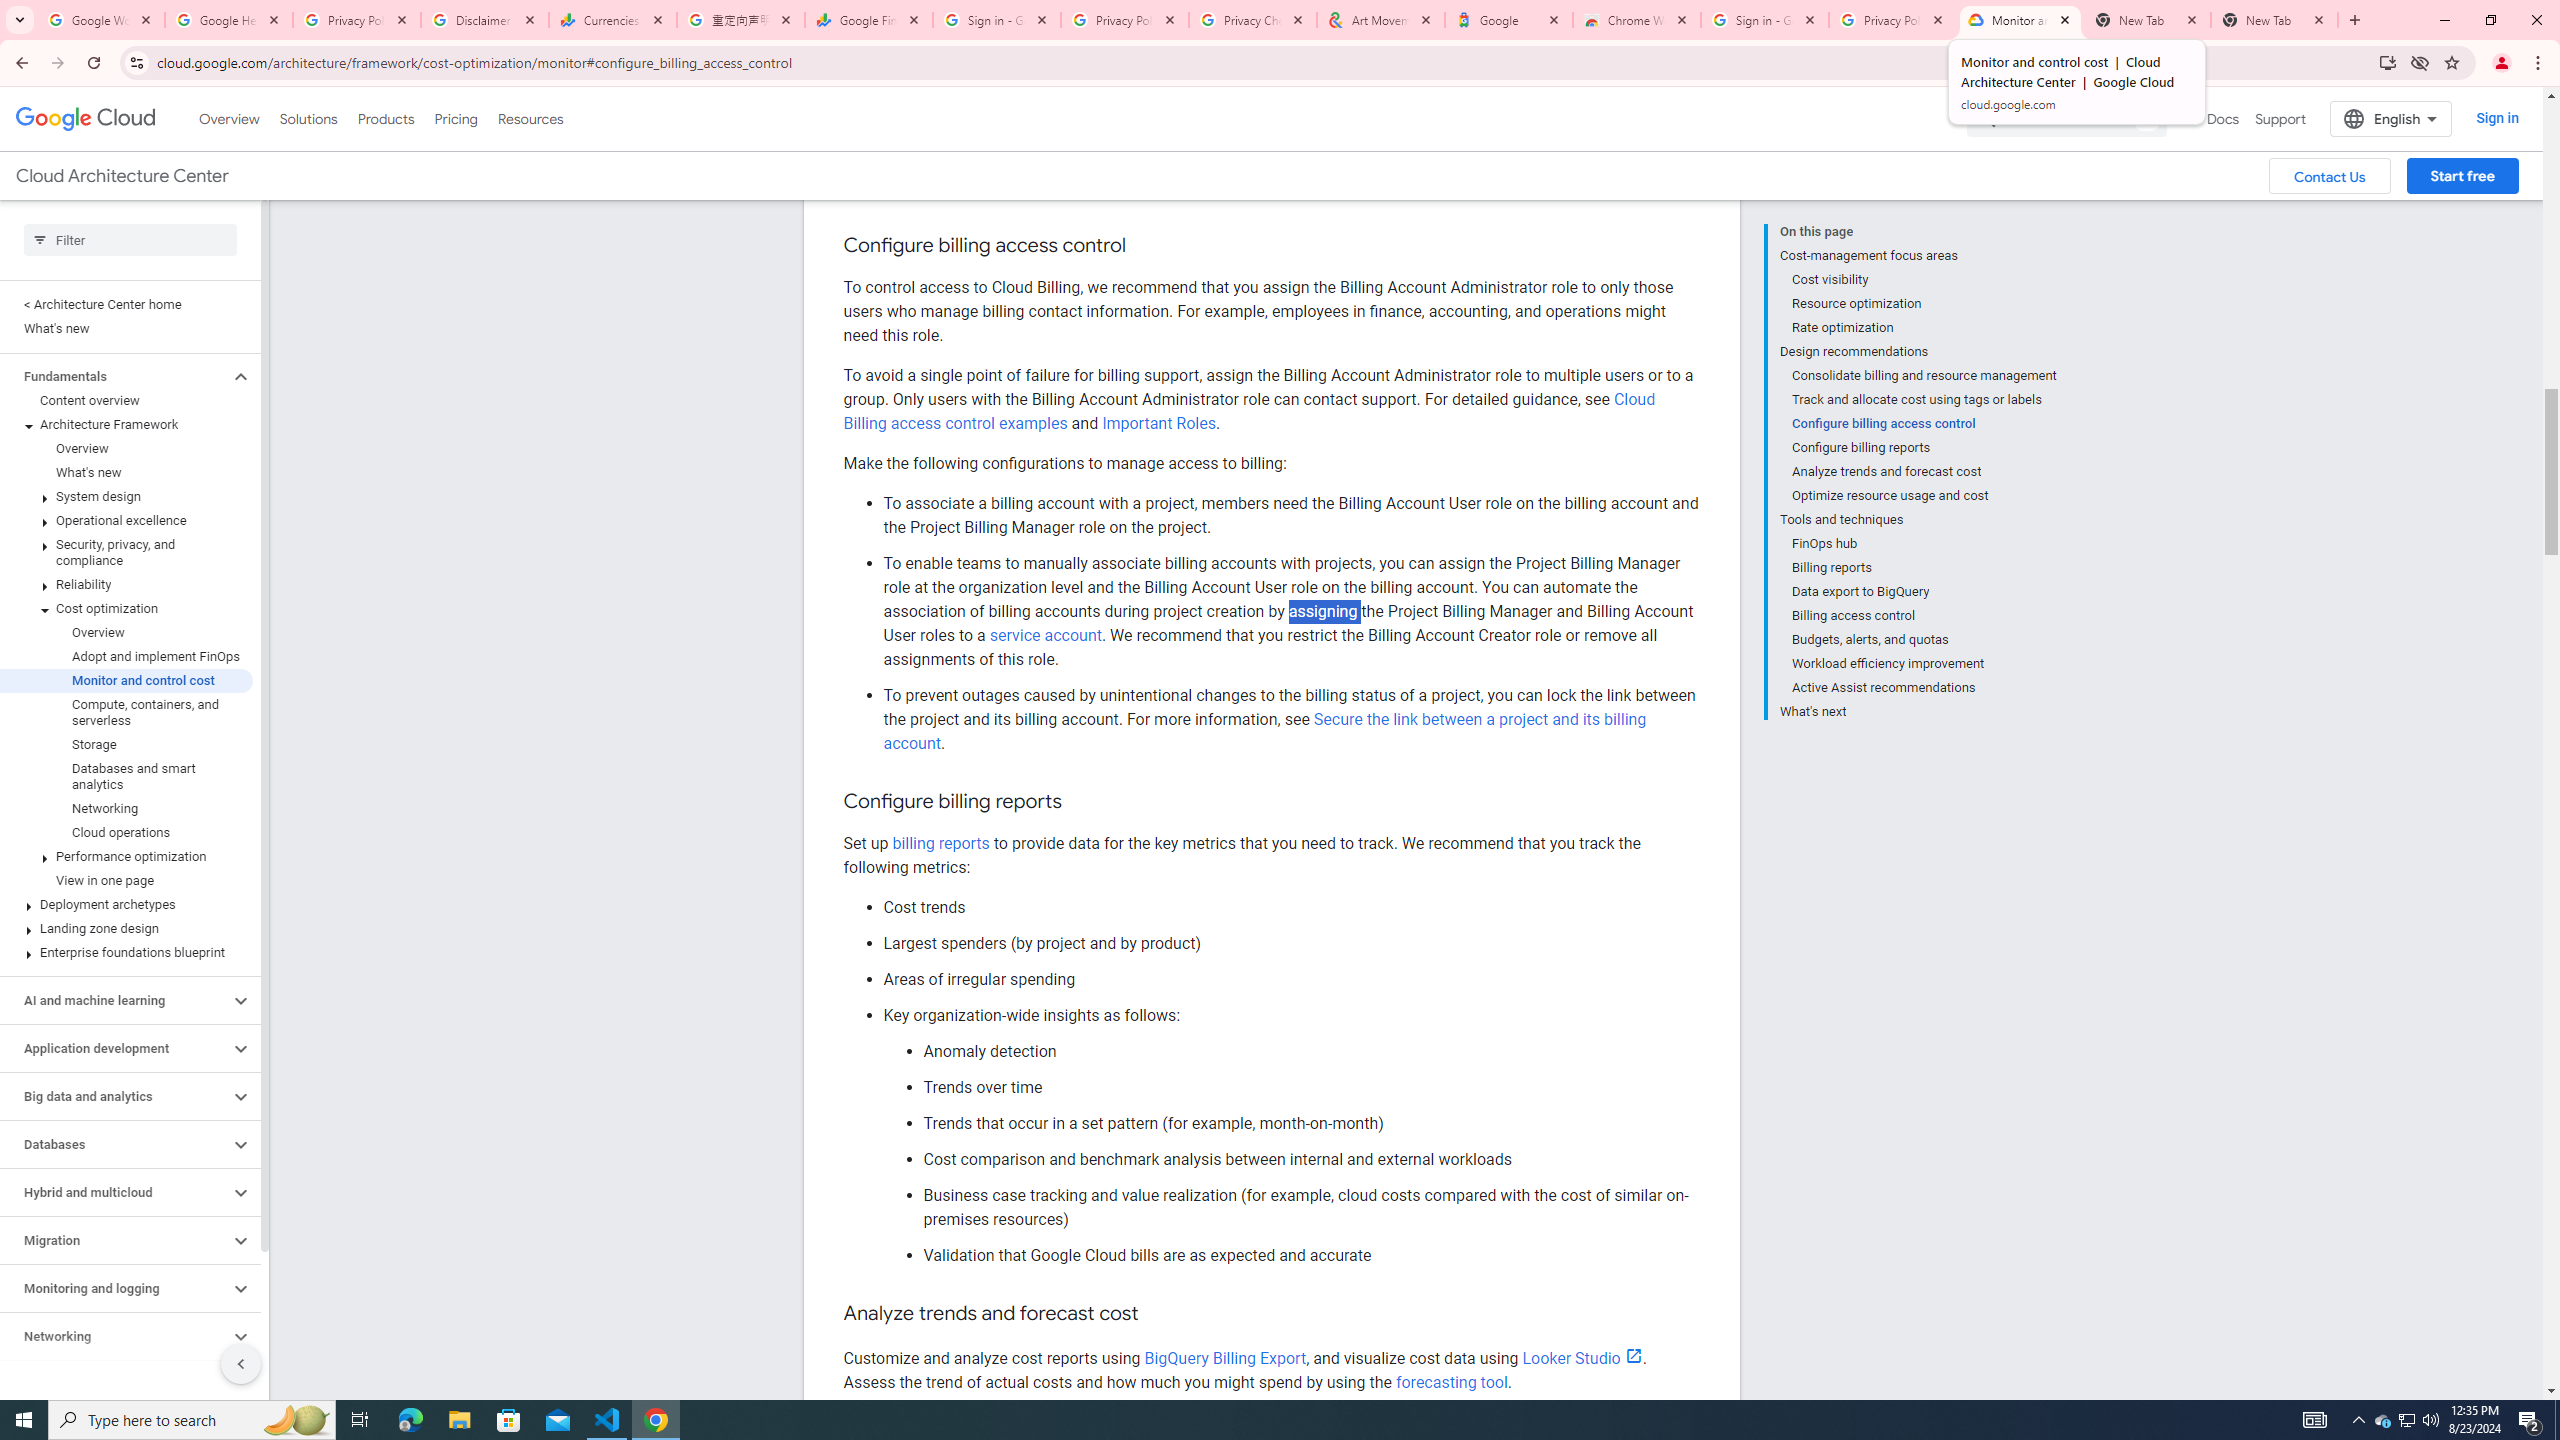  Describe the element at coordinates (85, 118) in the screenshot. I see `'Google Cloud'` at that location.